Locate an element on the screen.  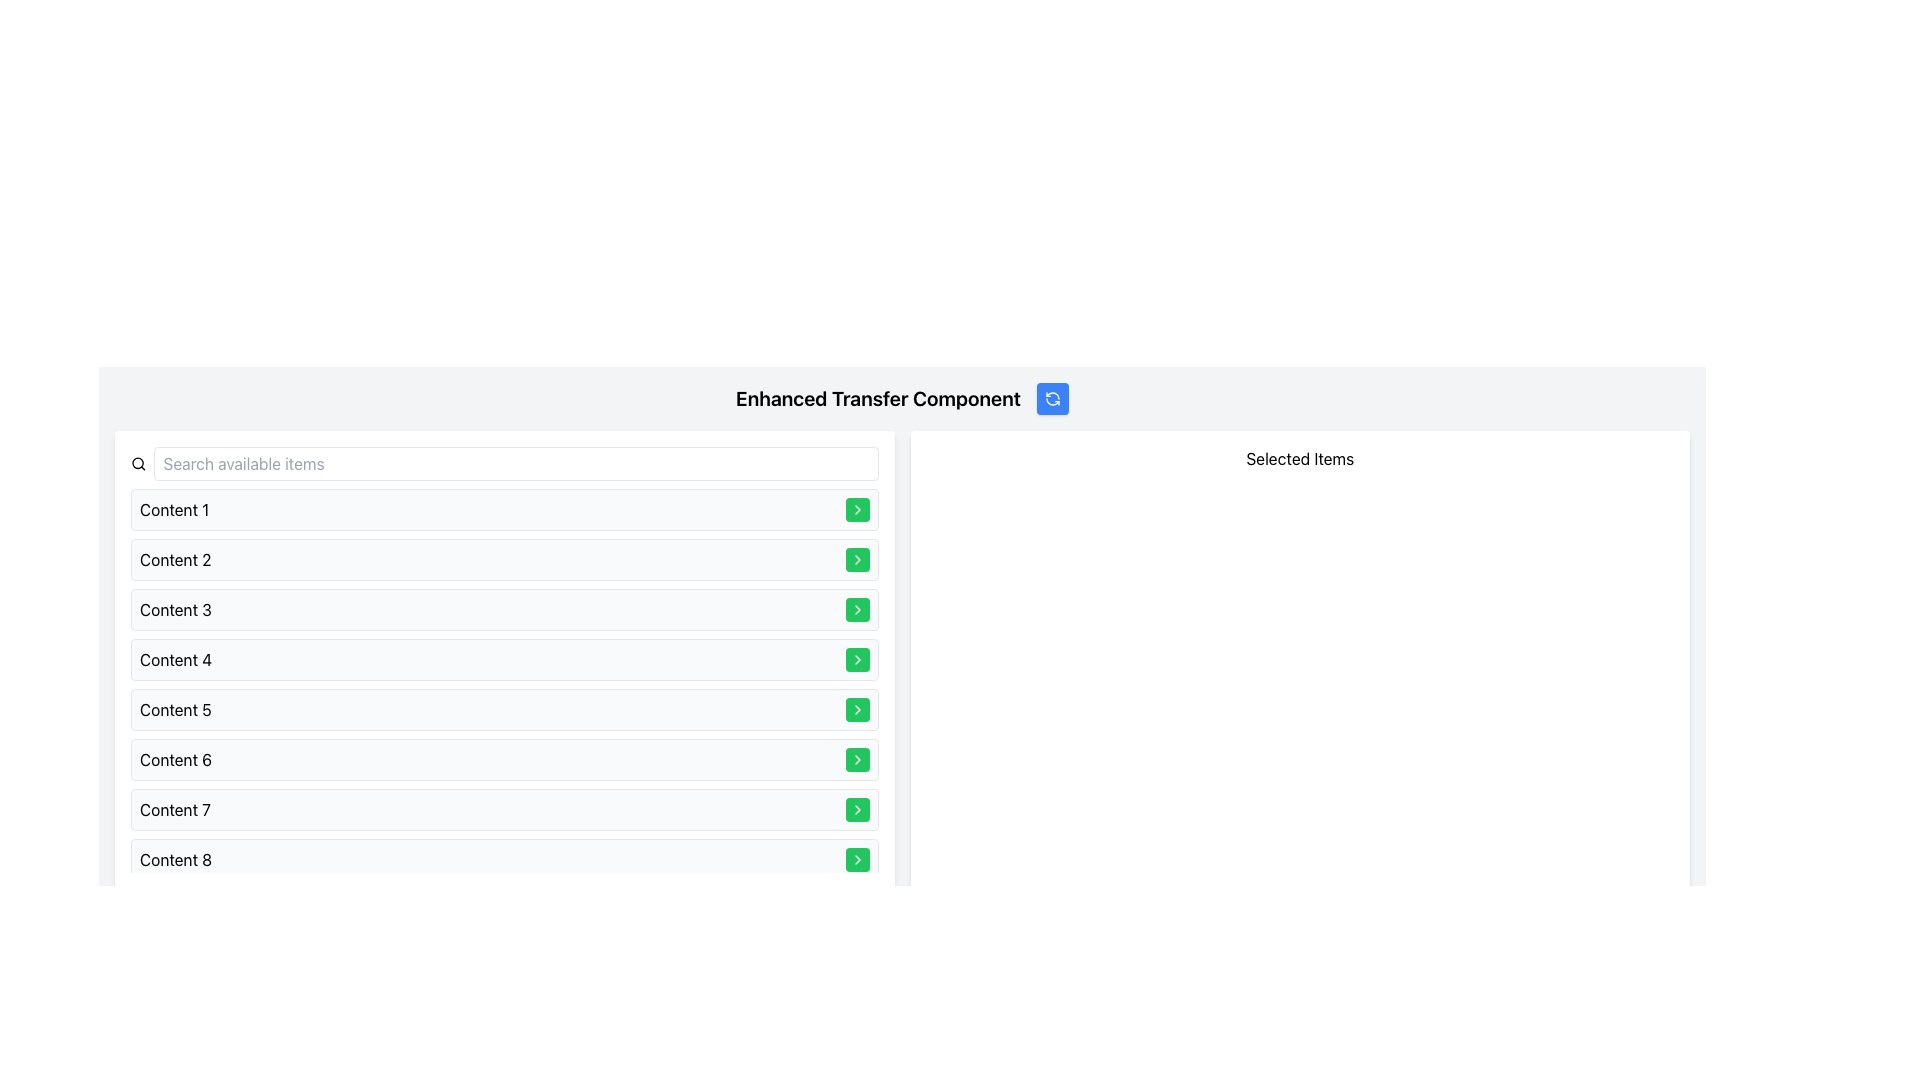
the green button of the fifth list item located between 'Content 4' and 'Content 6' in the vertical list is located at coordinates (504, 708).